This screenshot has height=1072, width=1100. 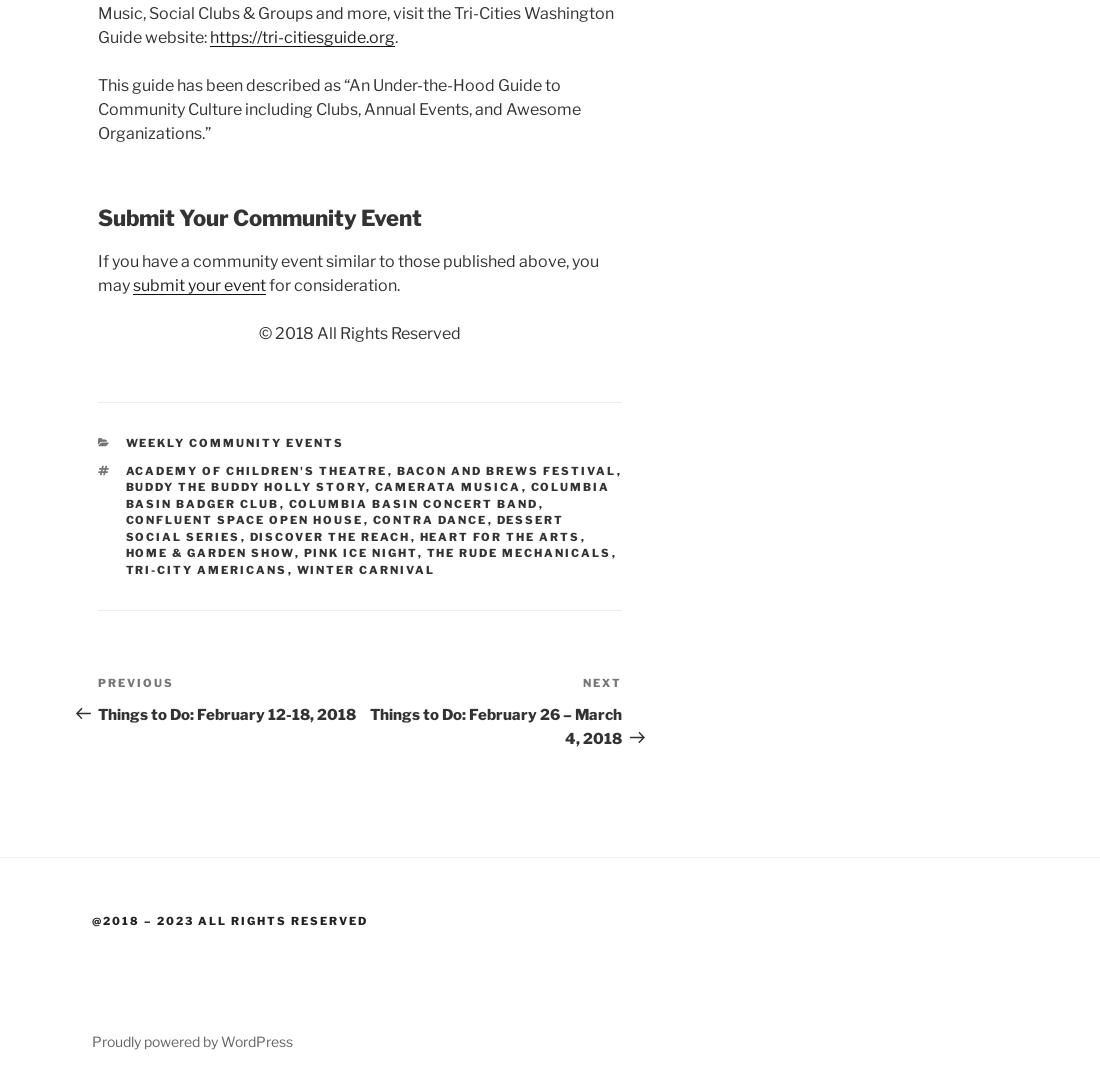 I want to click on 'Contra Dance', so click(x=428, y=520).